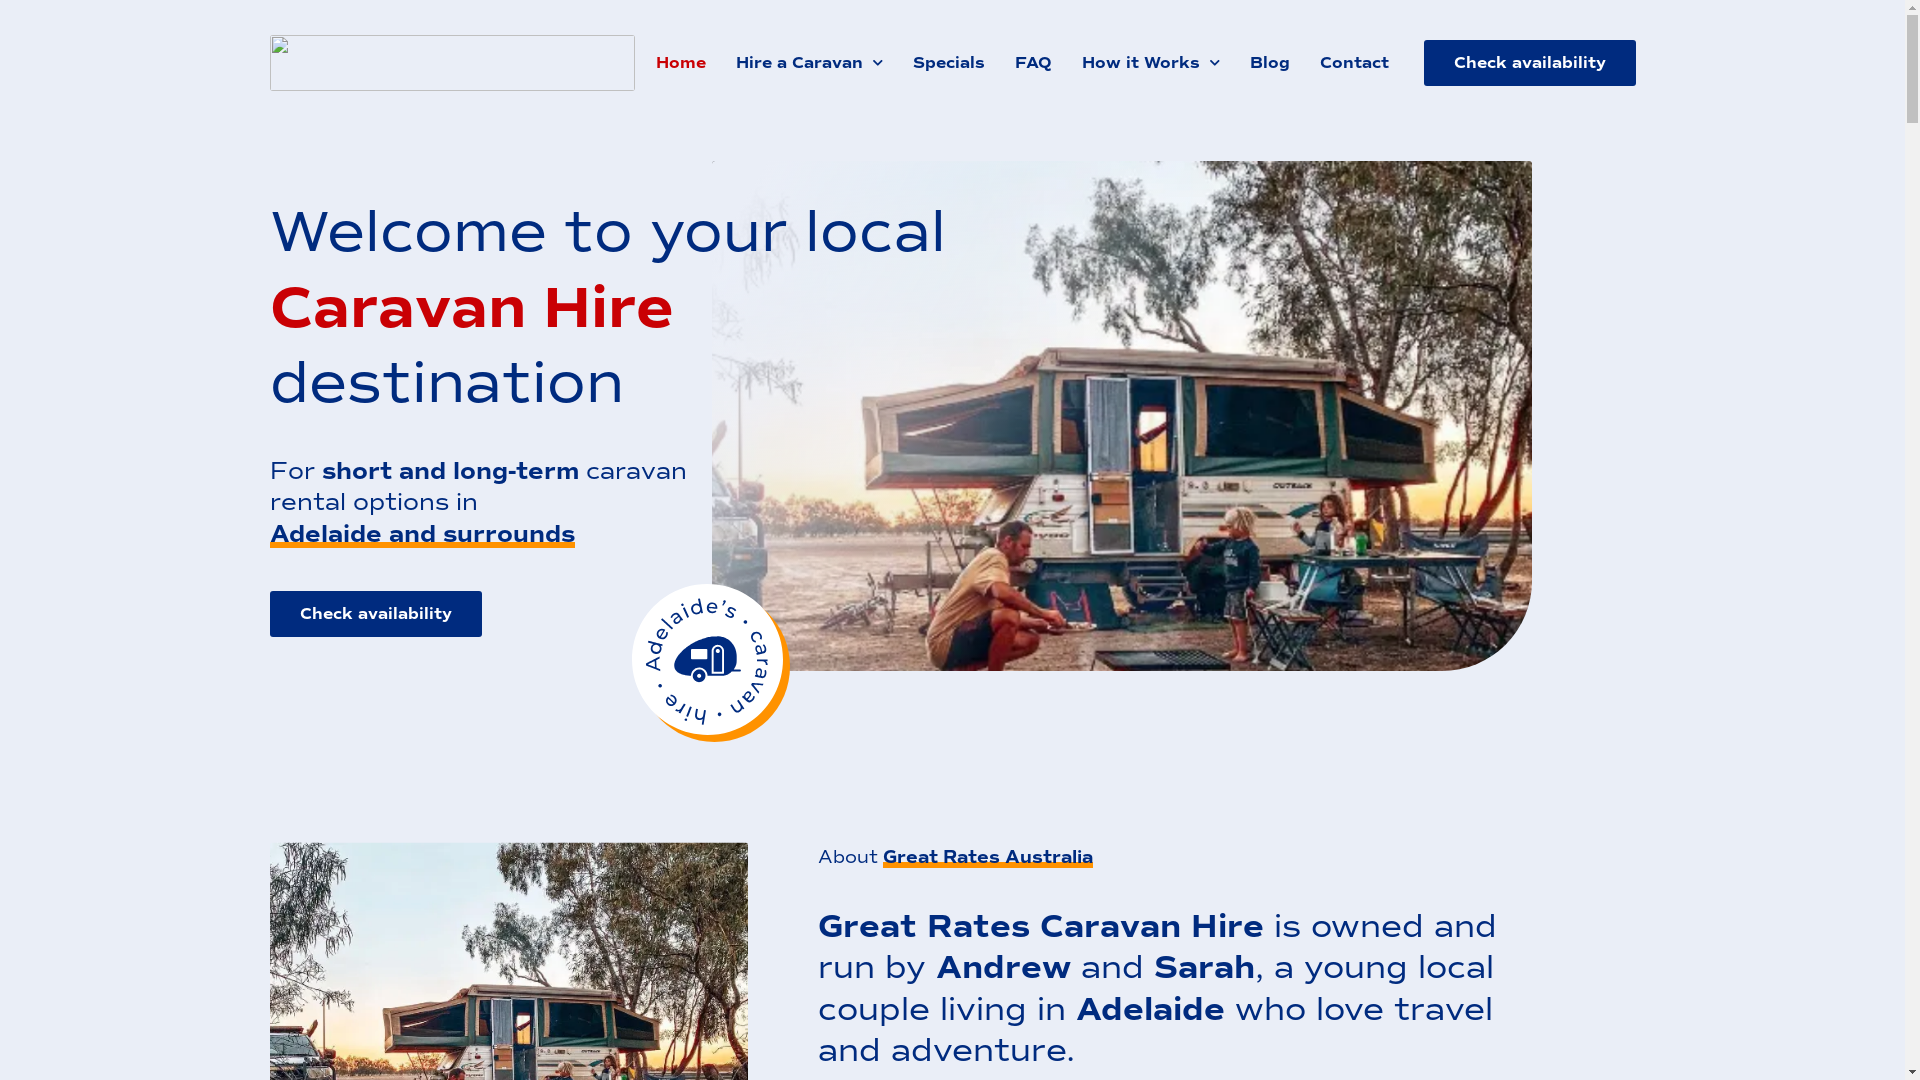  I want to click on 'FAQ', so click(1033, 61).